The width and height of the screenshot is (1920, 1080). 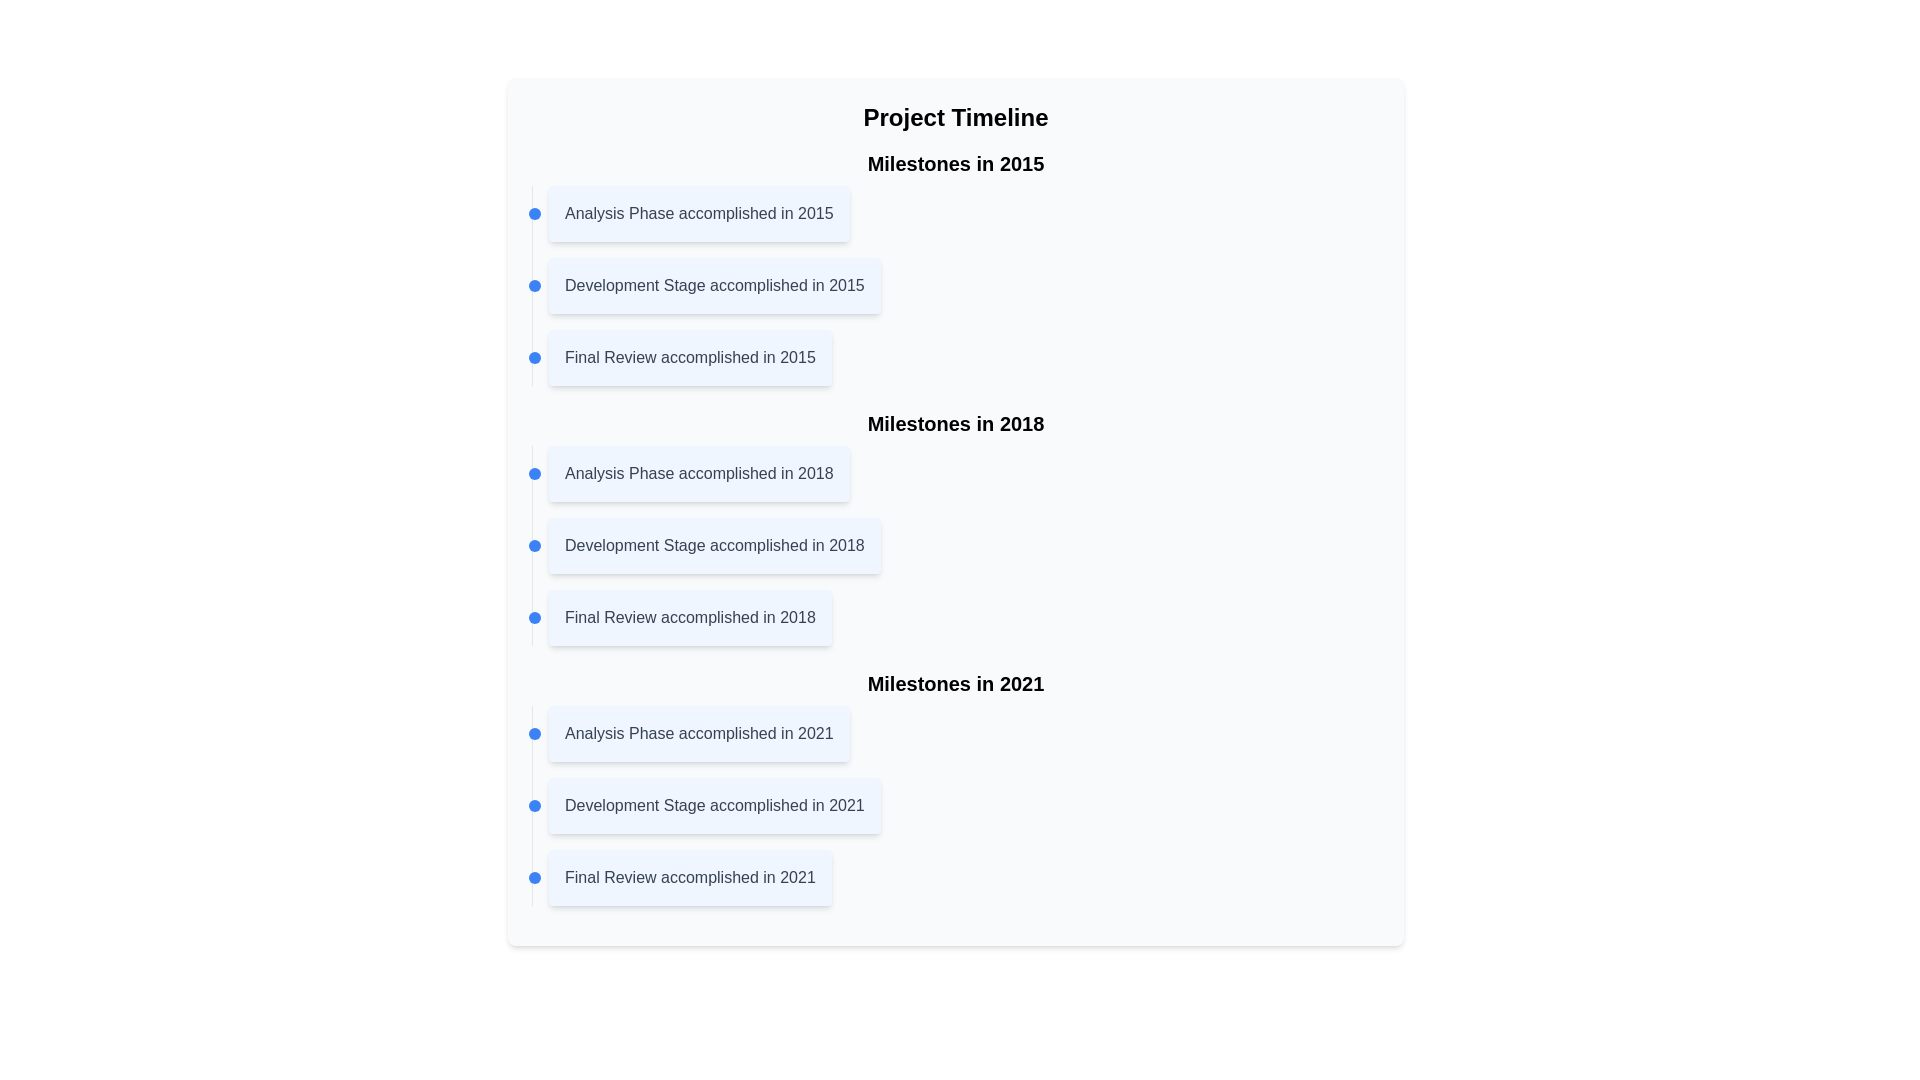 What do you see at coordinates (534, 733) in the screenshot?
I see `the small circular blue marker indicating the 'Analysis Phase accomplished in 2021' milestone in the timeline layout` at bounding box center [534, 733].